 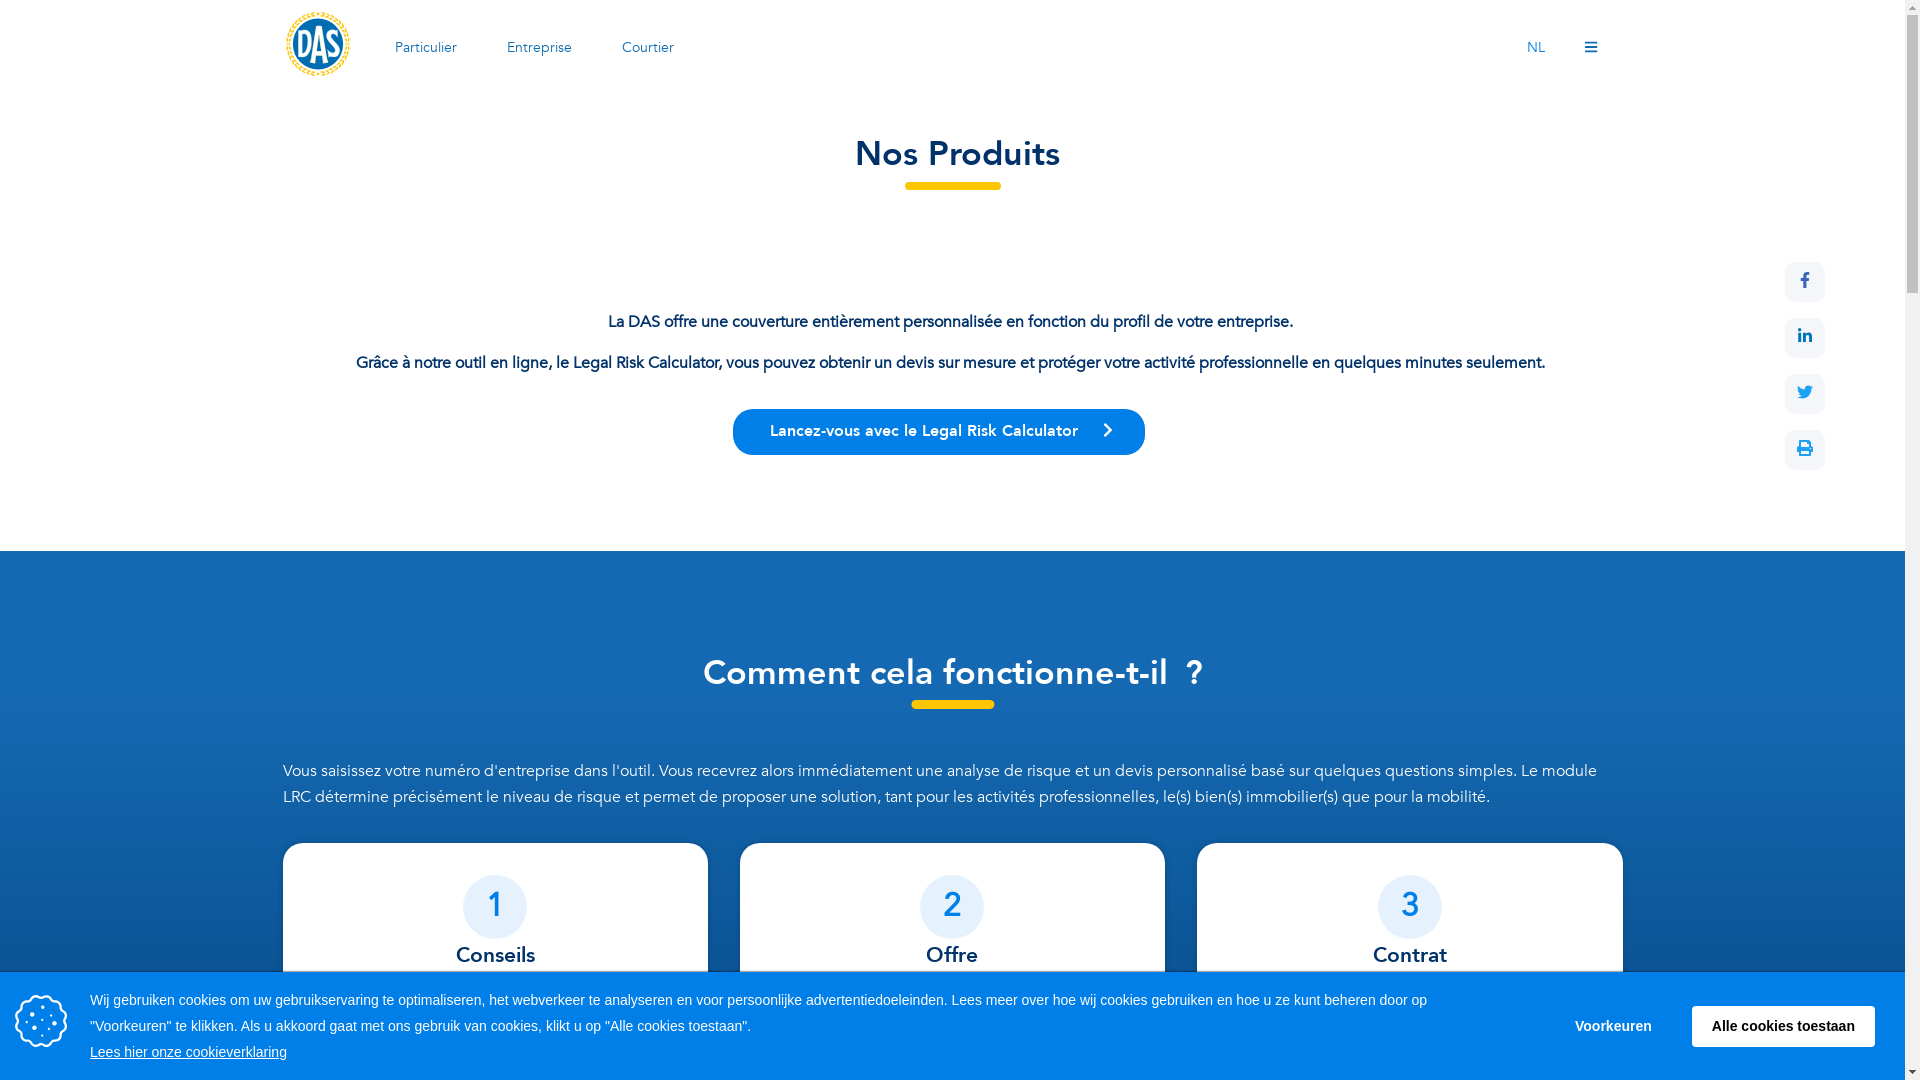 What do you see at coordinates (936, 431) in the screenshot?
I see `' Lancez-vous avec le Legal Risk Calculator '` at bounding box center [936, 431].